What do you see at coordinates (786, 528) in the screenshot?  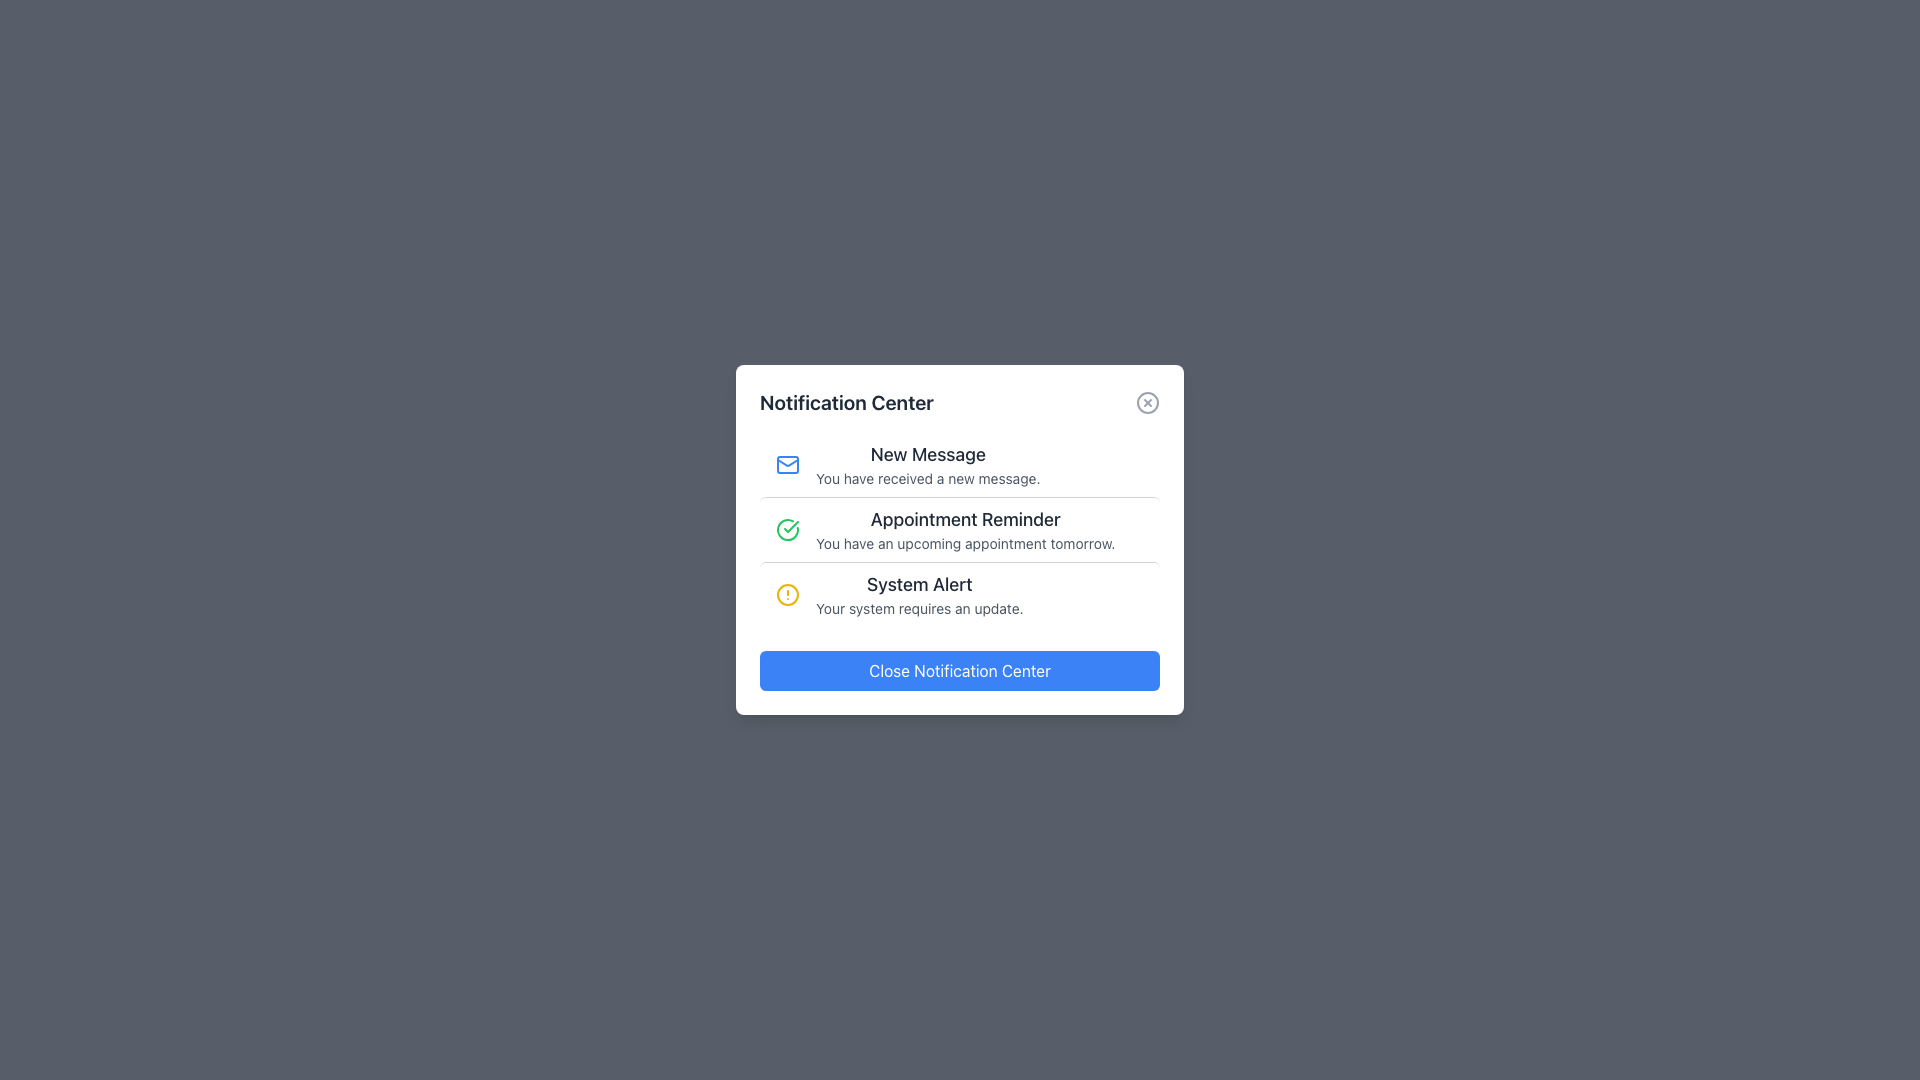 I see `the confirmation indicator icon for the 'Appointment Reminder' located in the notification center dialog` at bounding box center [786, 528].